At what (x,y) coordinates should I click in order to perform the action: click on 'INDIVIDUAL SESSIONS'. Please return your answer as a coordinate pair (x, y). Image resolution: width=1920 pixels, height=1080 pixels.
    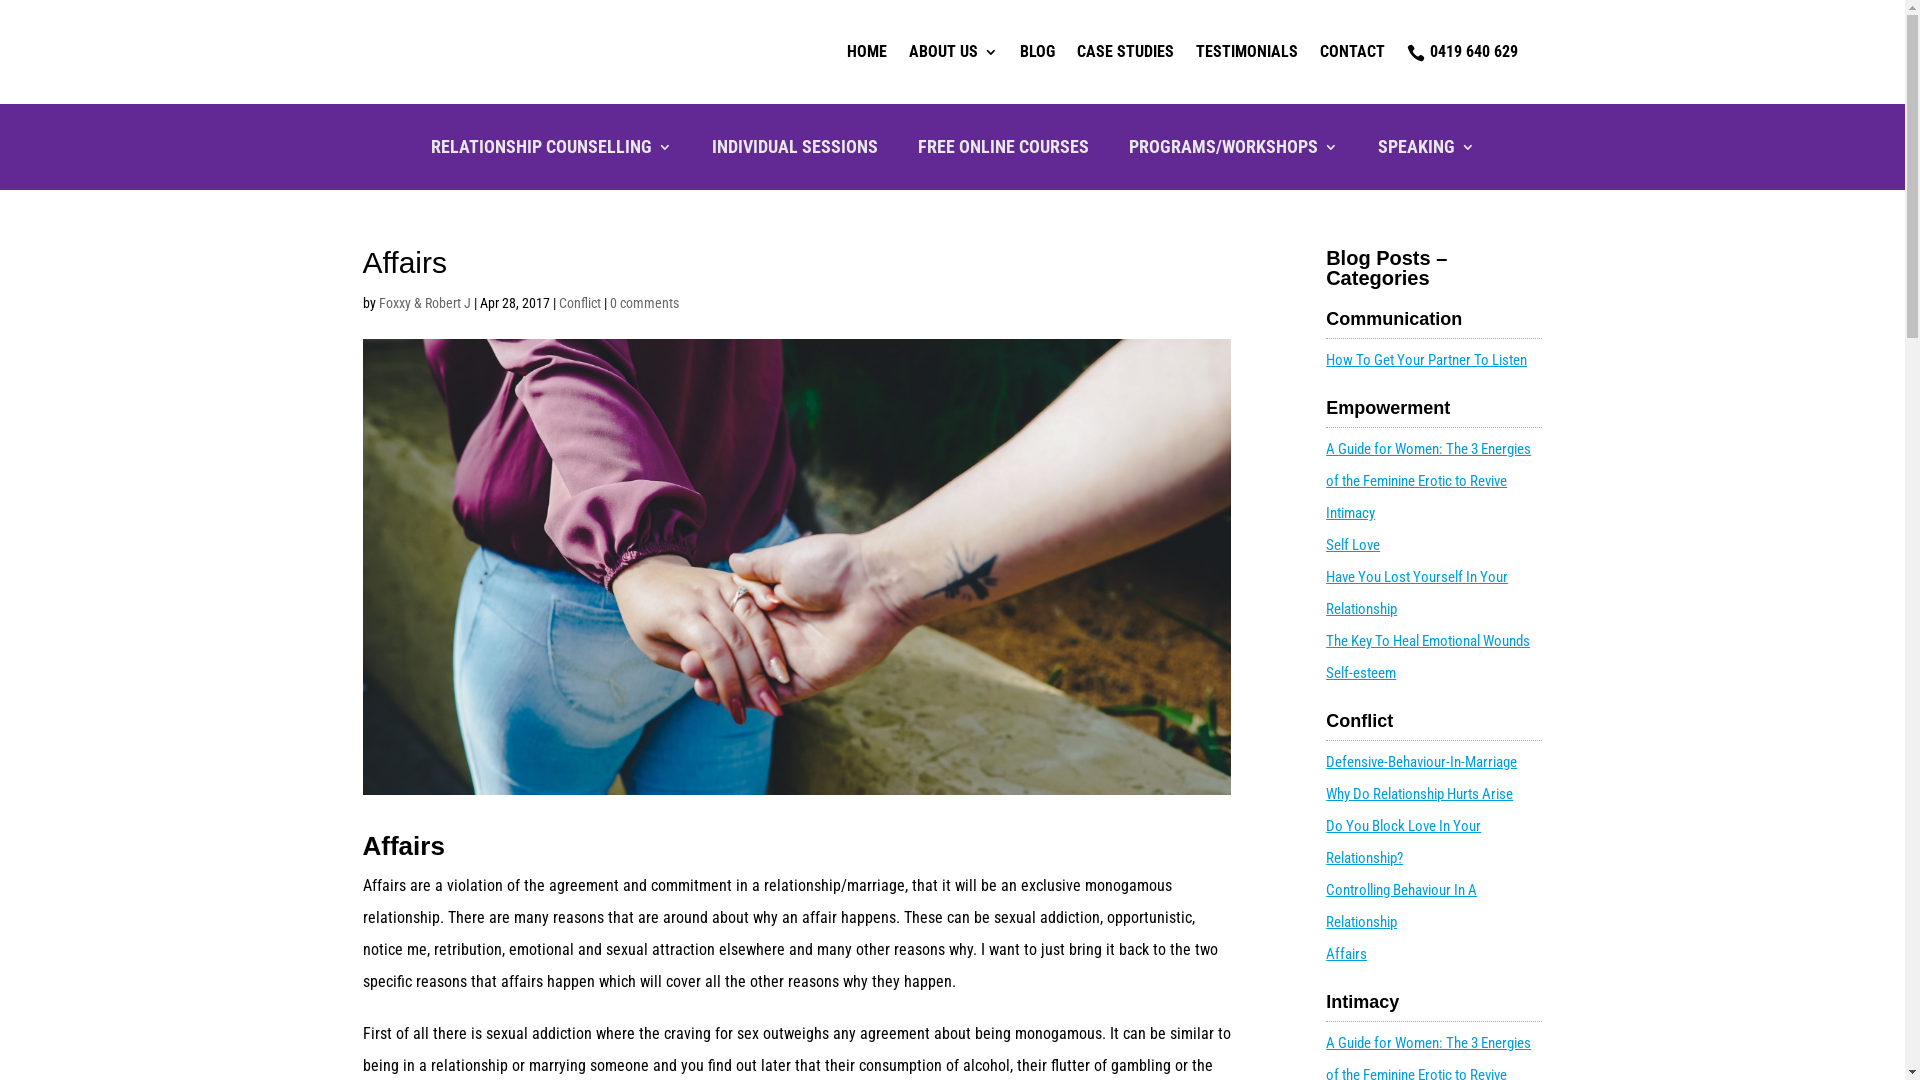
    Looking at the image, I should click on (794, 149).